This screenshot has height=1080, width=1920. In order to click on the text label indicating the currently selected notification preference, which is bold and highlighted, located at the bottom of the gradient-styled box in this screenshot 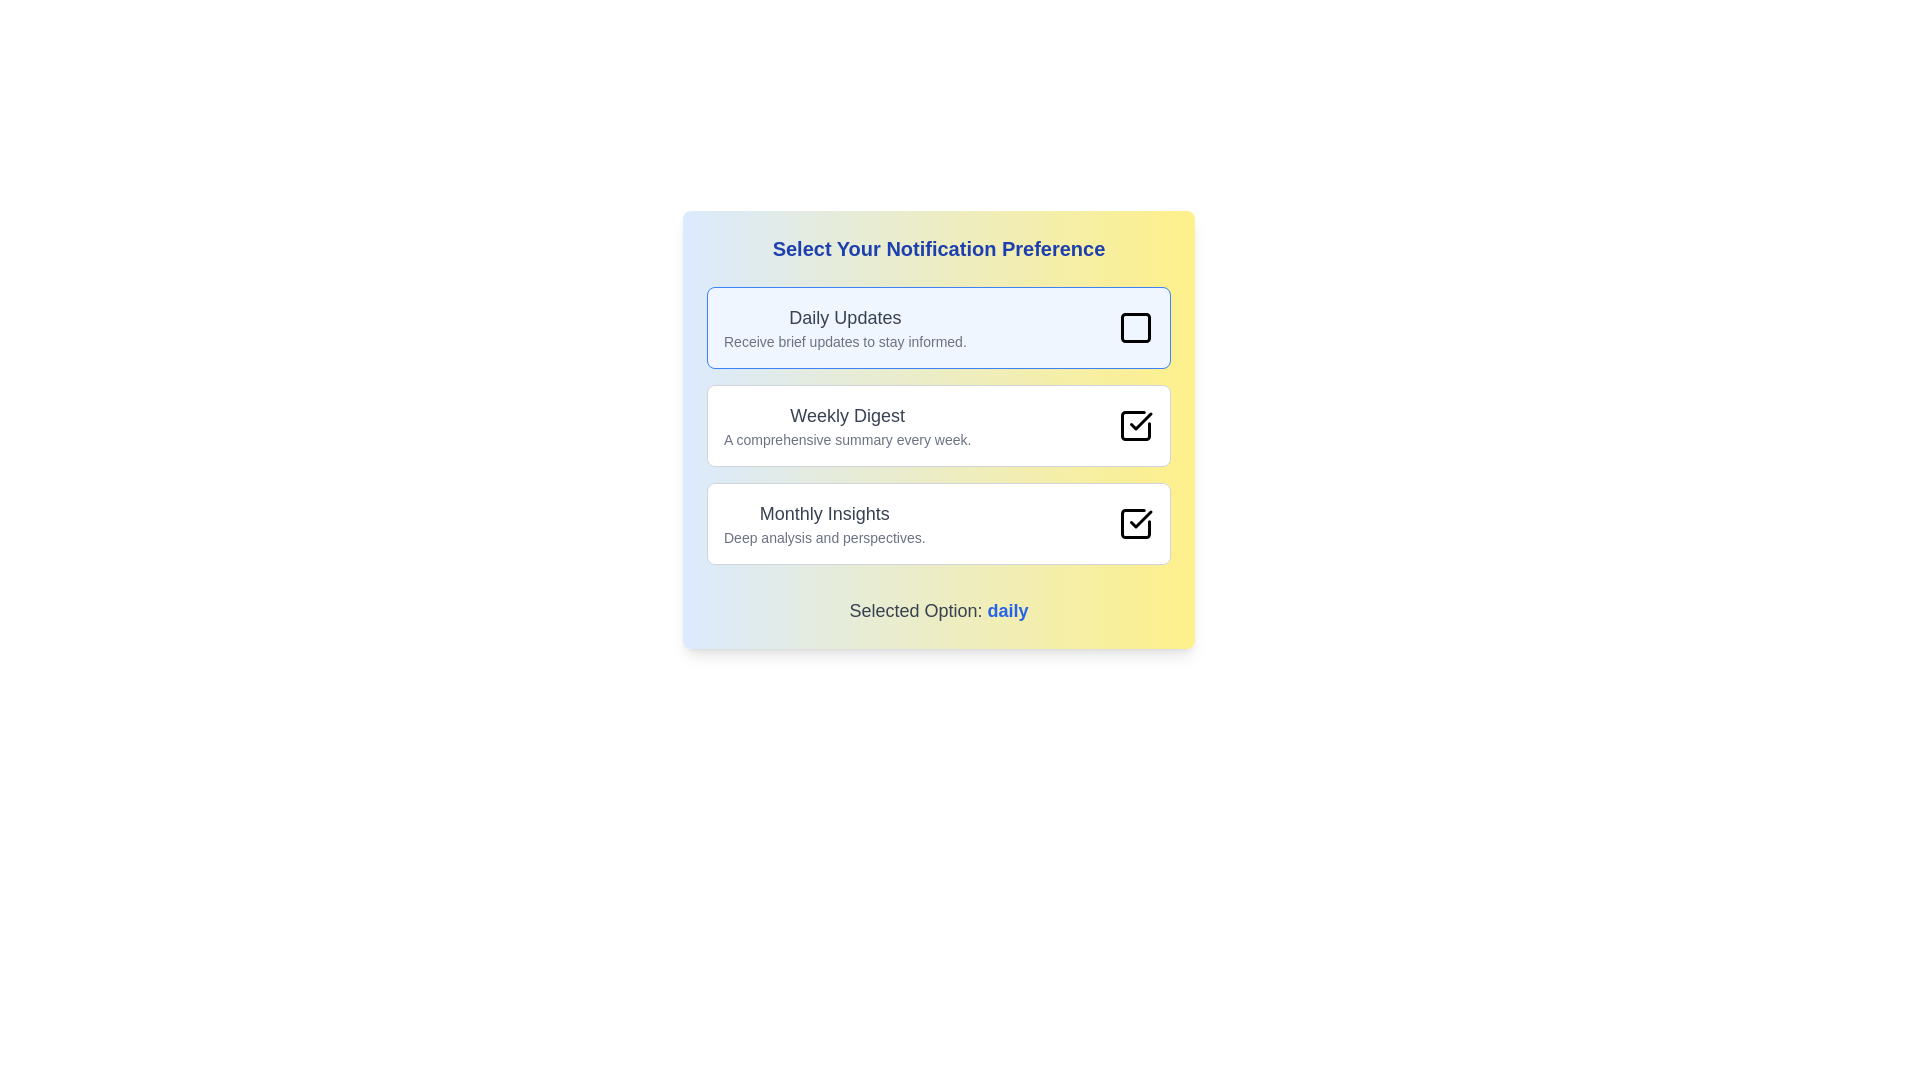, I will do `click(938, 609)`.